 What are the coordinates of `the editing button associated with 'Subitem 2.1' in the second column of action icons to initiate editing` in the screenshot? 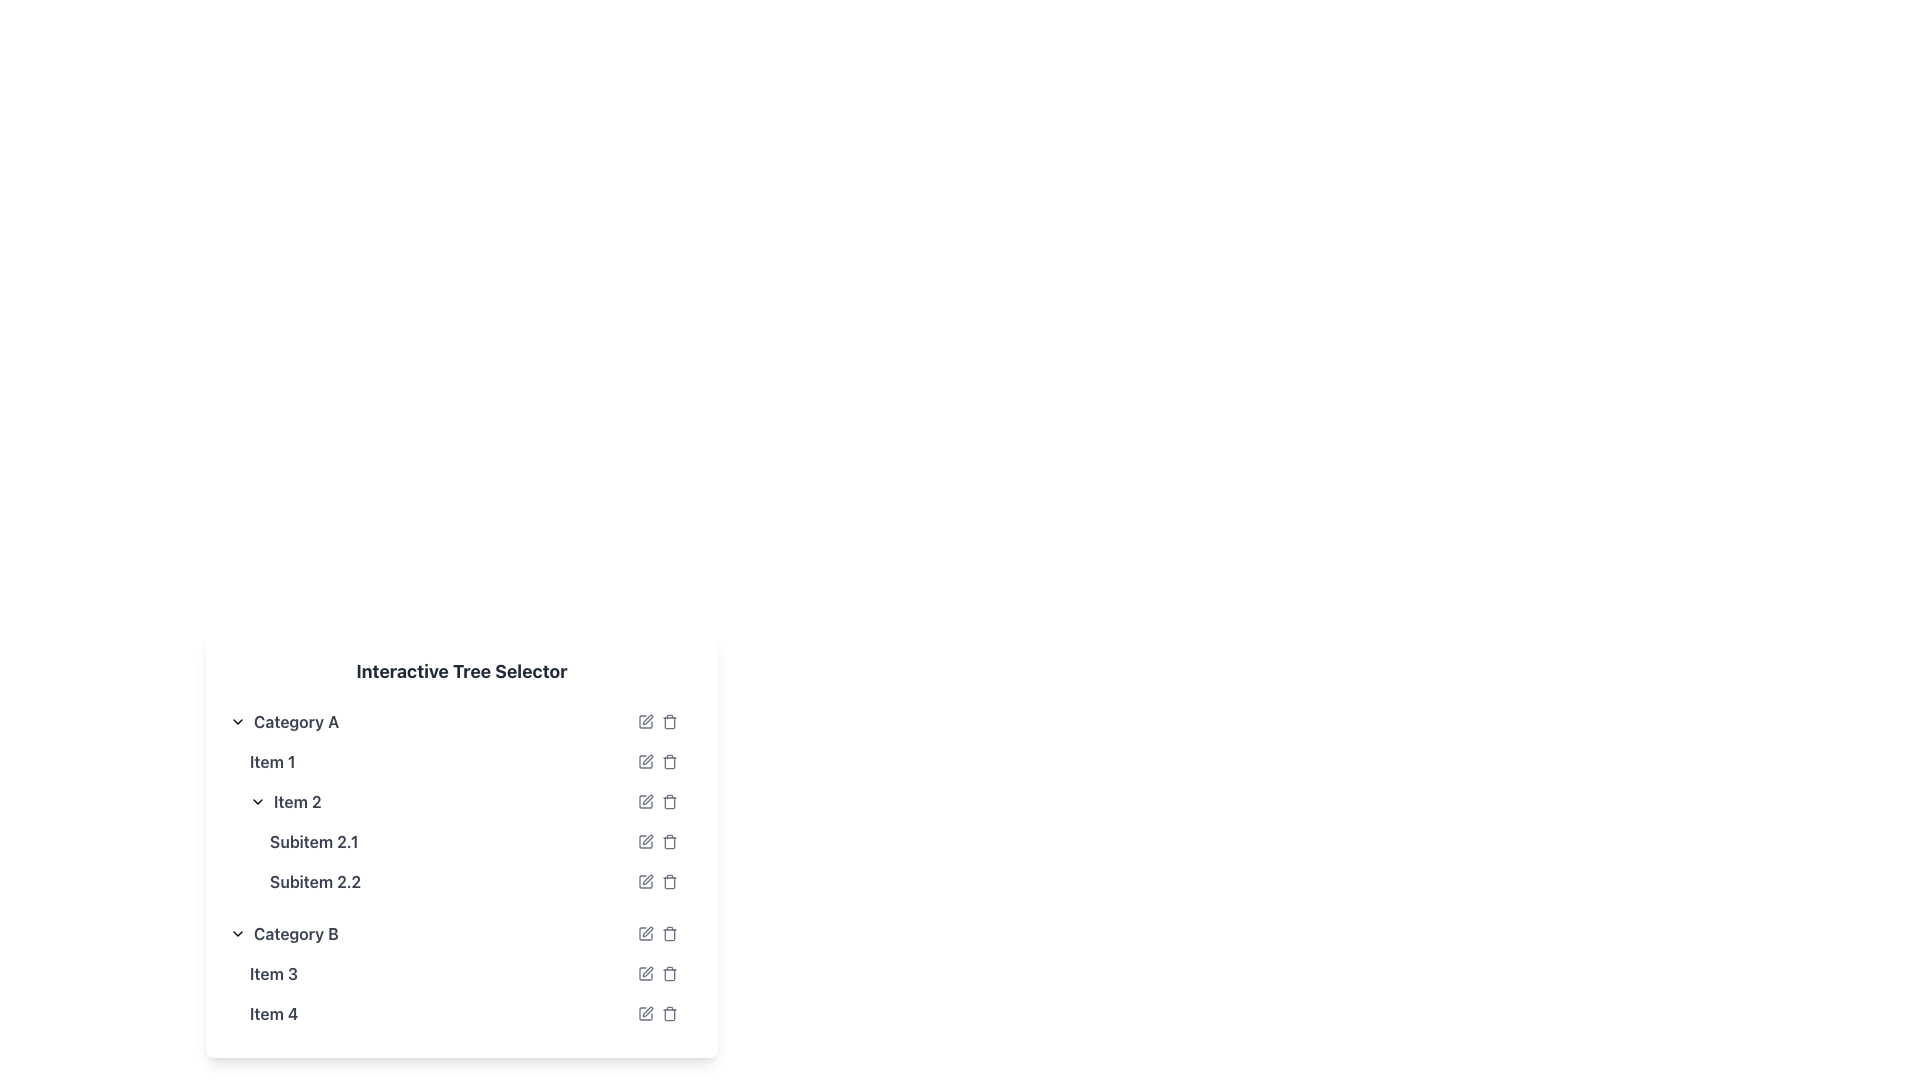 It's located at (646, 841).